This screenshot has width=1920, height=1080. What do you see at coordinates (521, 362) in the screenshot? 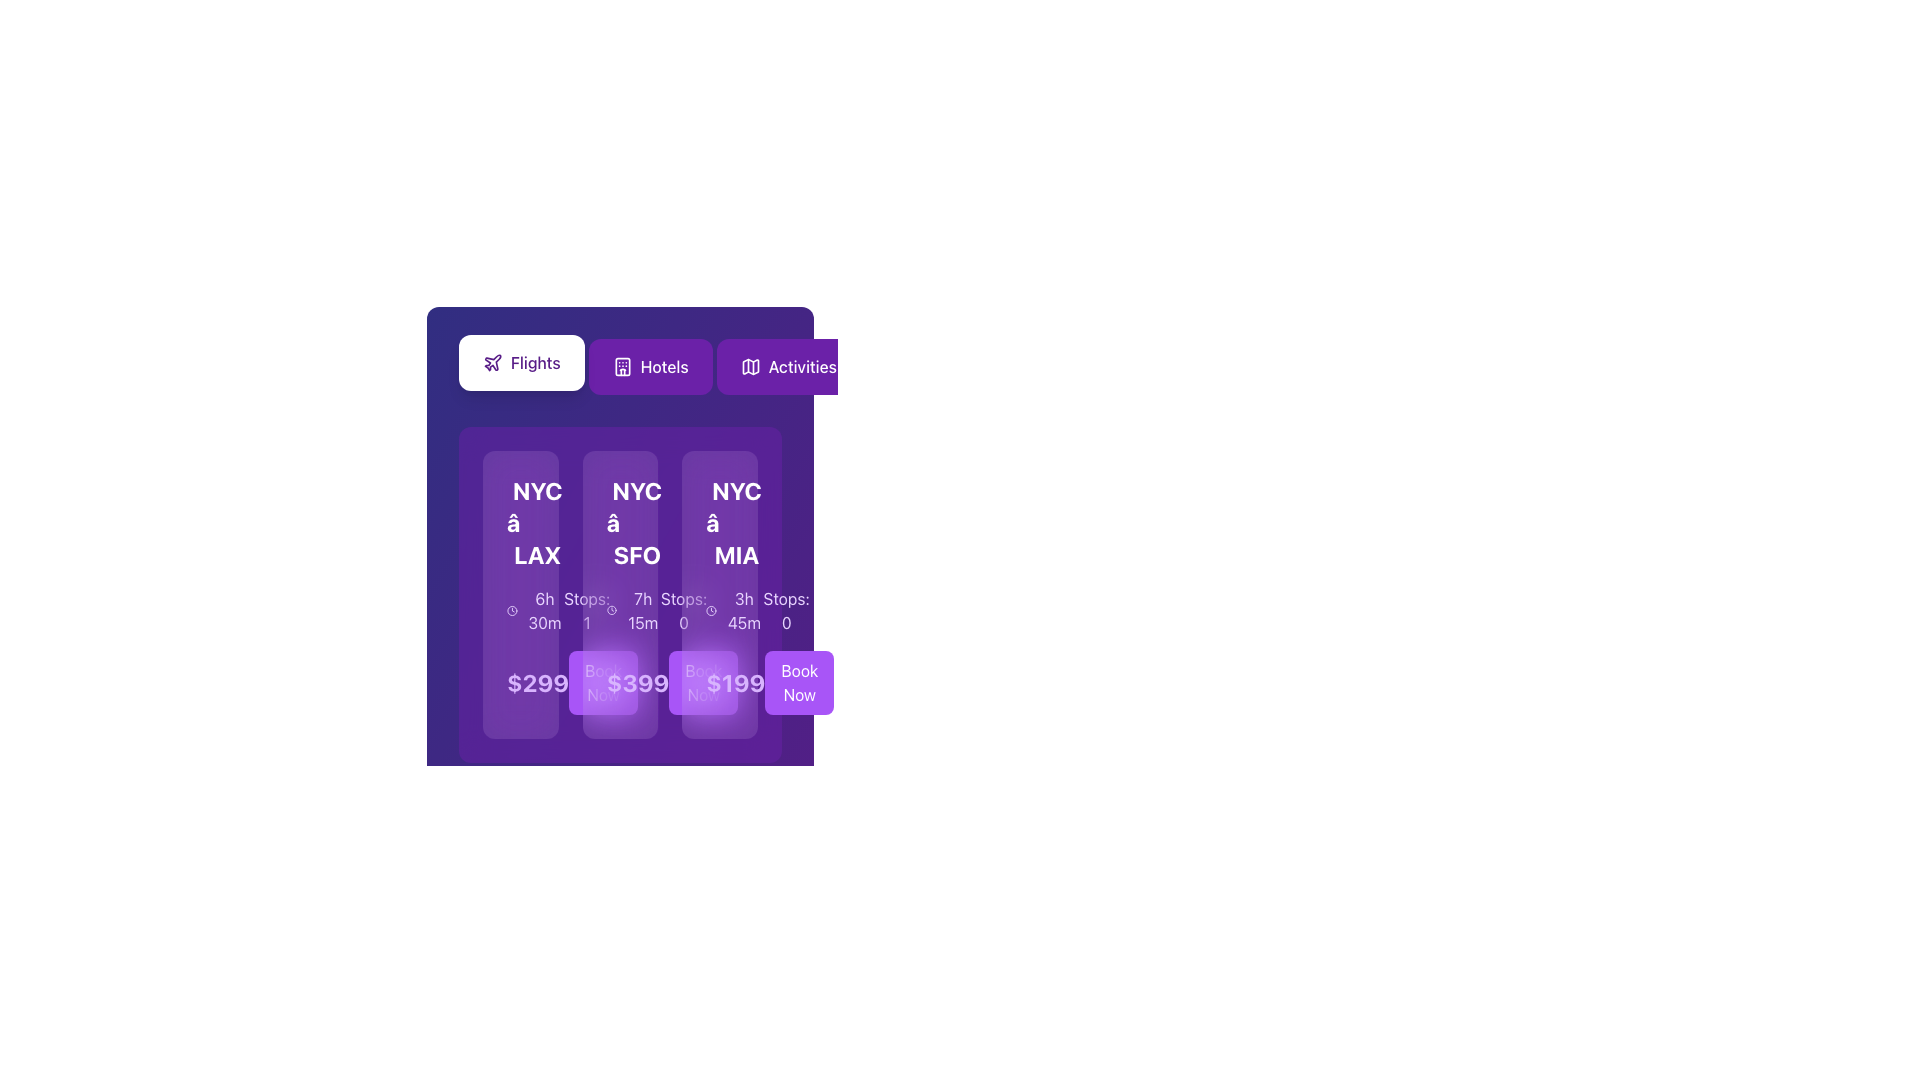
I see `the button labeled 'Flights' located at the top left of the button group` at bounding box center [521, 362].